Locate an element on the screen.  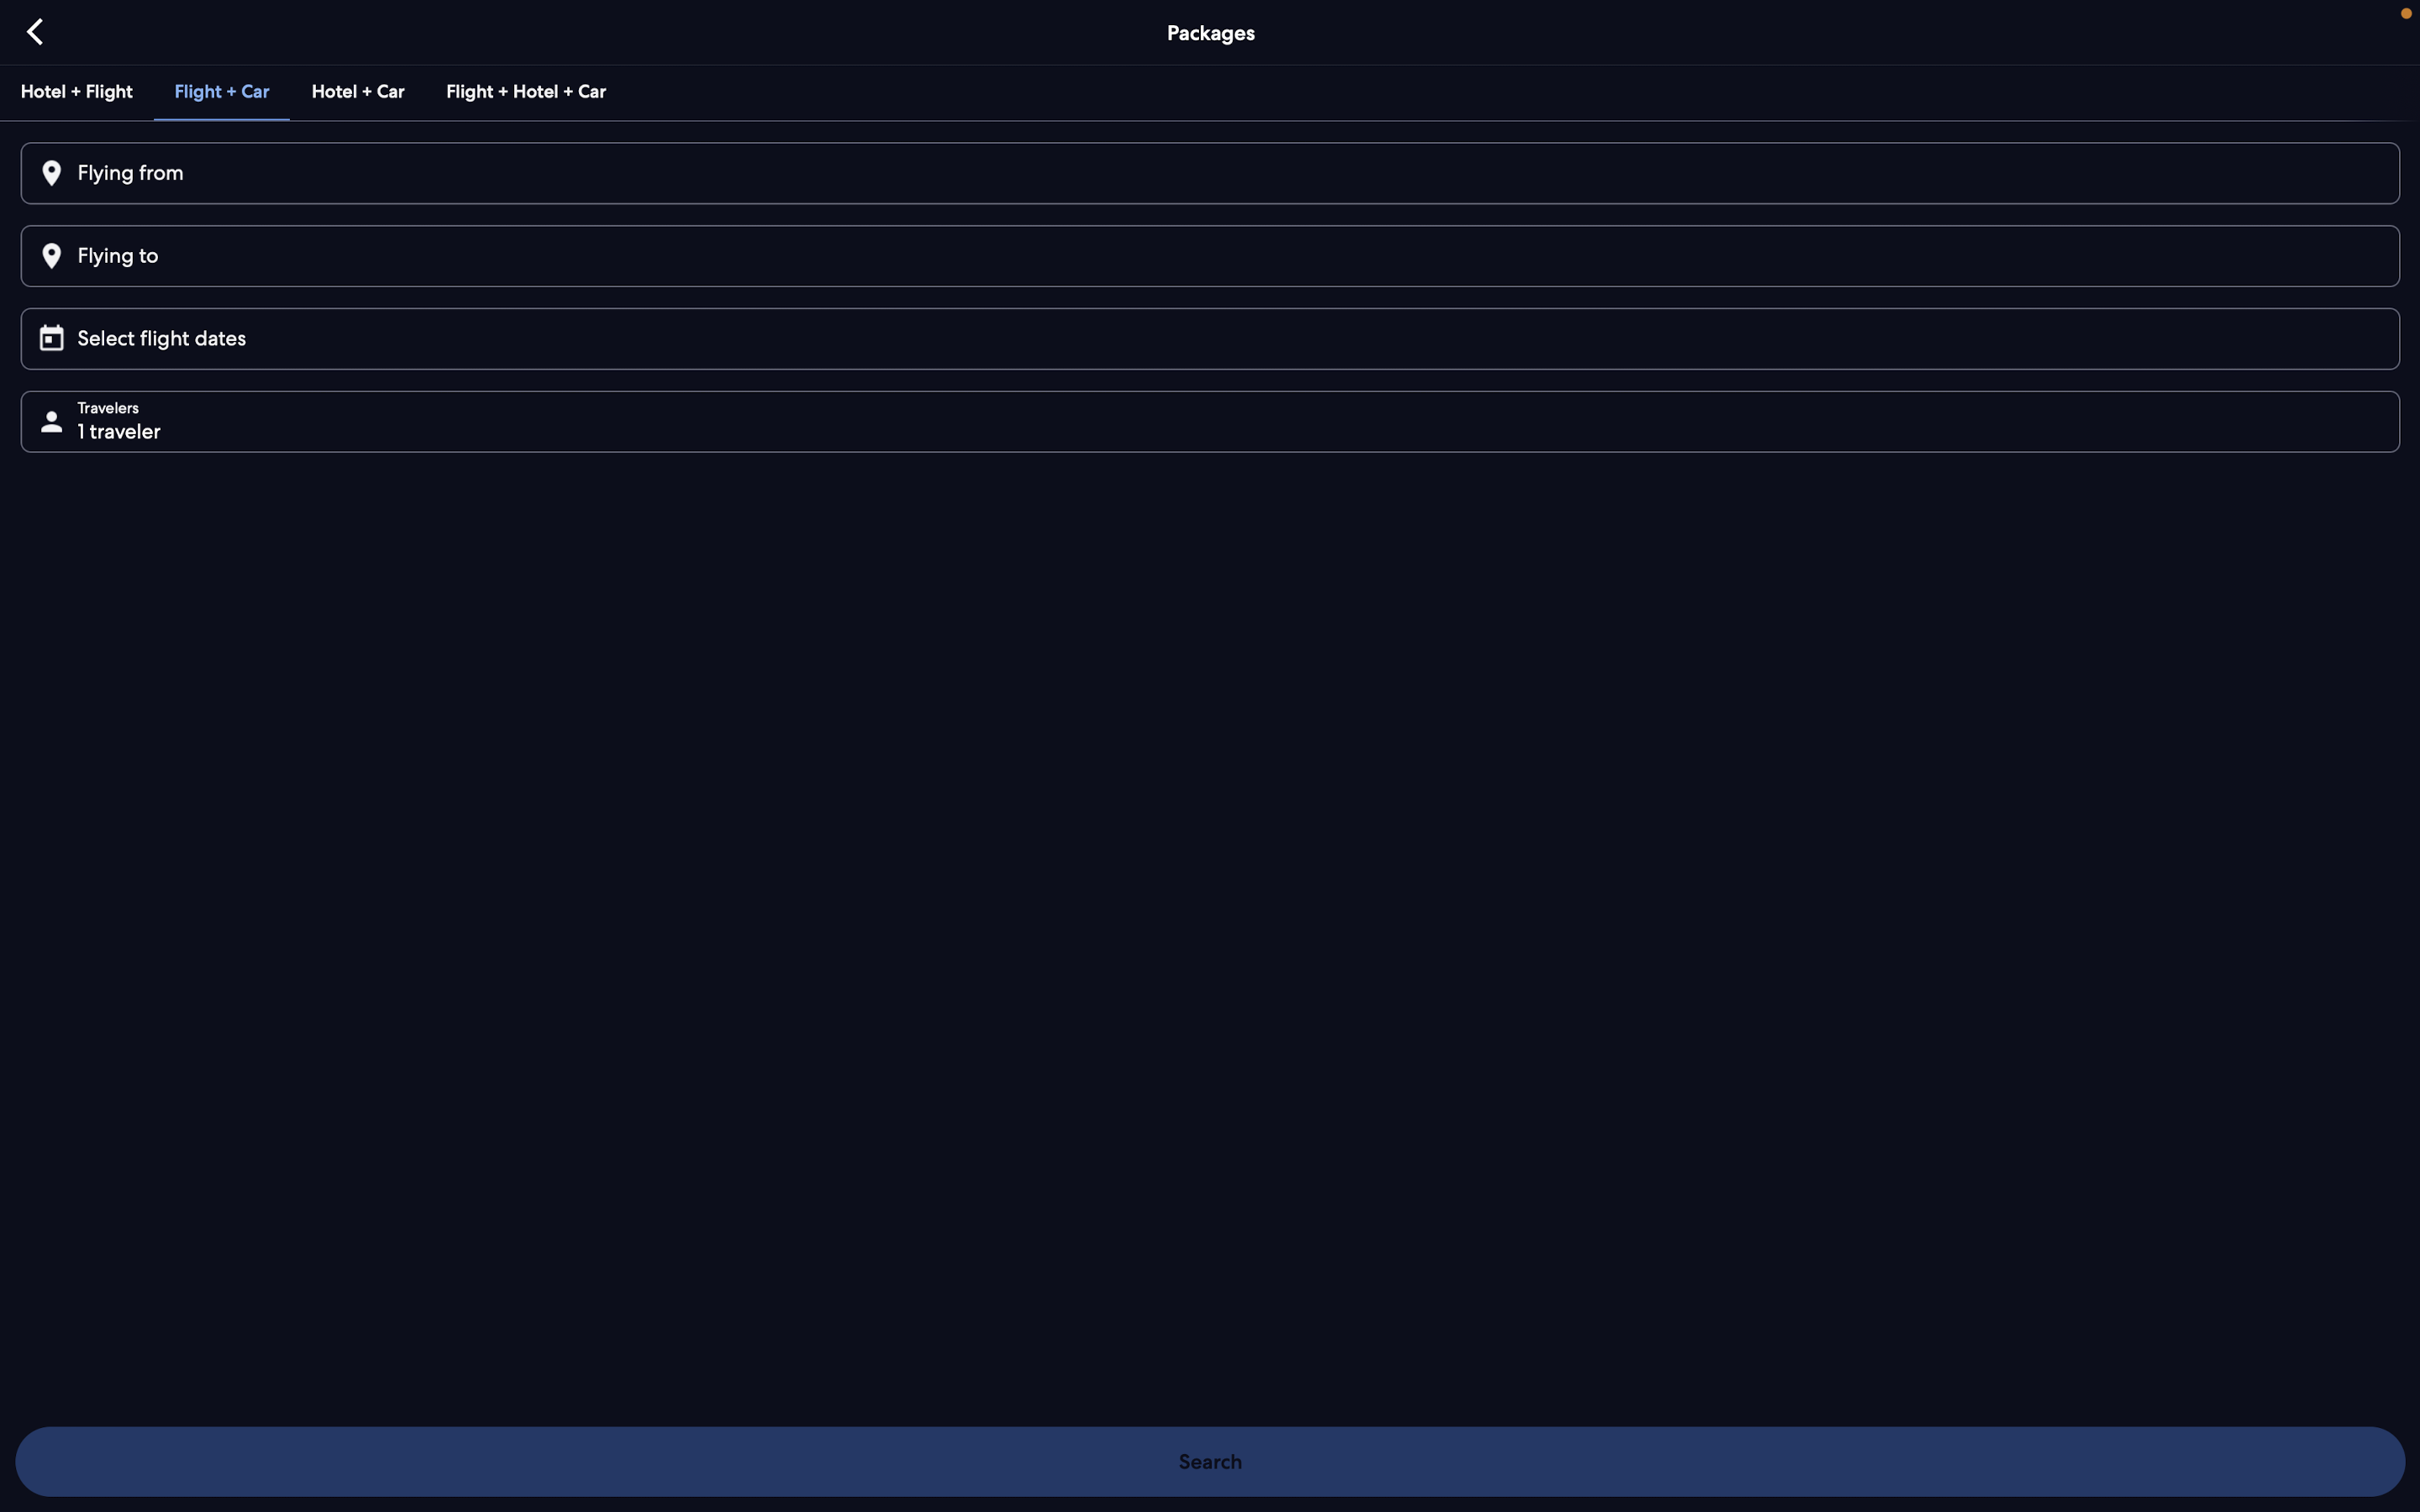
"Bangalore" as the starting point for your journey is located at coordinates (1207, 174).